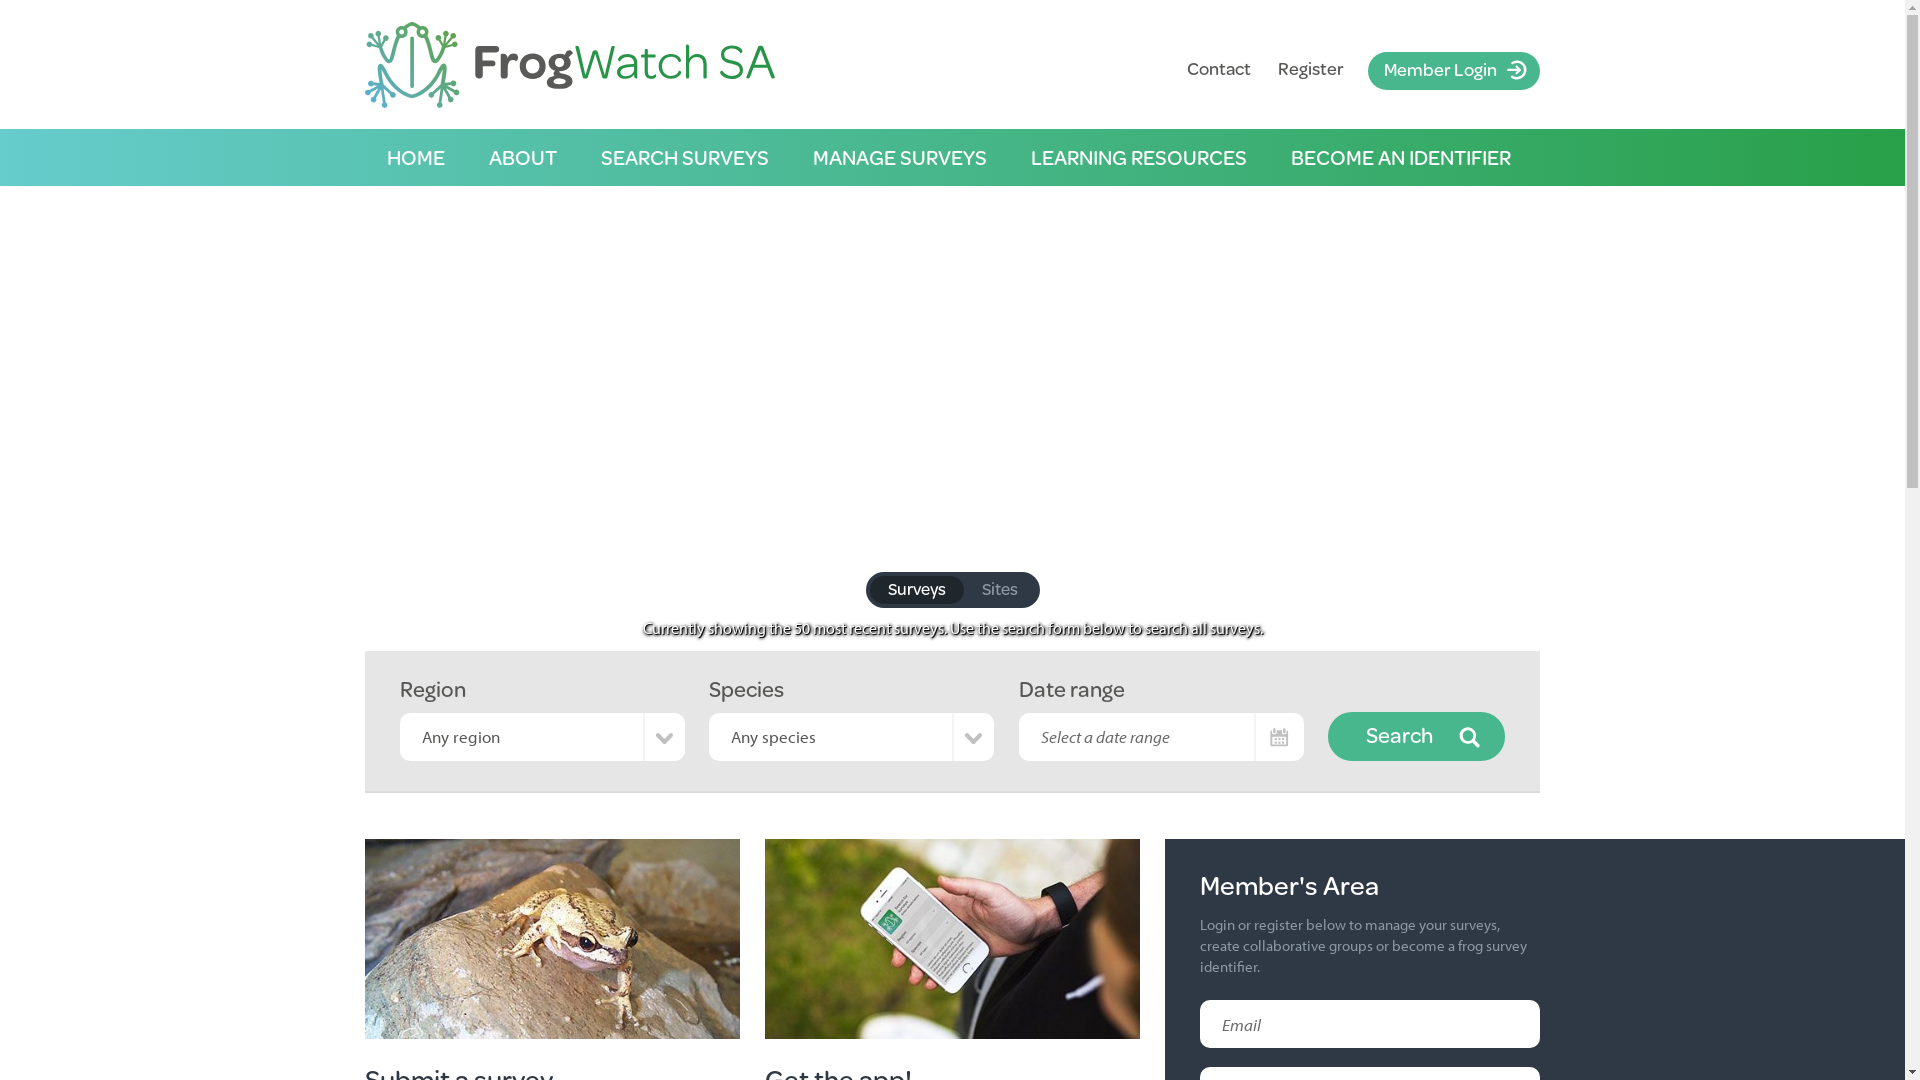 The height and width of the screenshot is (1080, 1920). I want to click on 'Register', so click(1310, 67).